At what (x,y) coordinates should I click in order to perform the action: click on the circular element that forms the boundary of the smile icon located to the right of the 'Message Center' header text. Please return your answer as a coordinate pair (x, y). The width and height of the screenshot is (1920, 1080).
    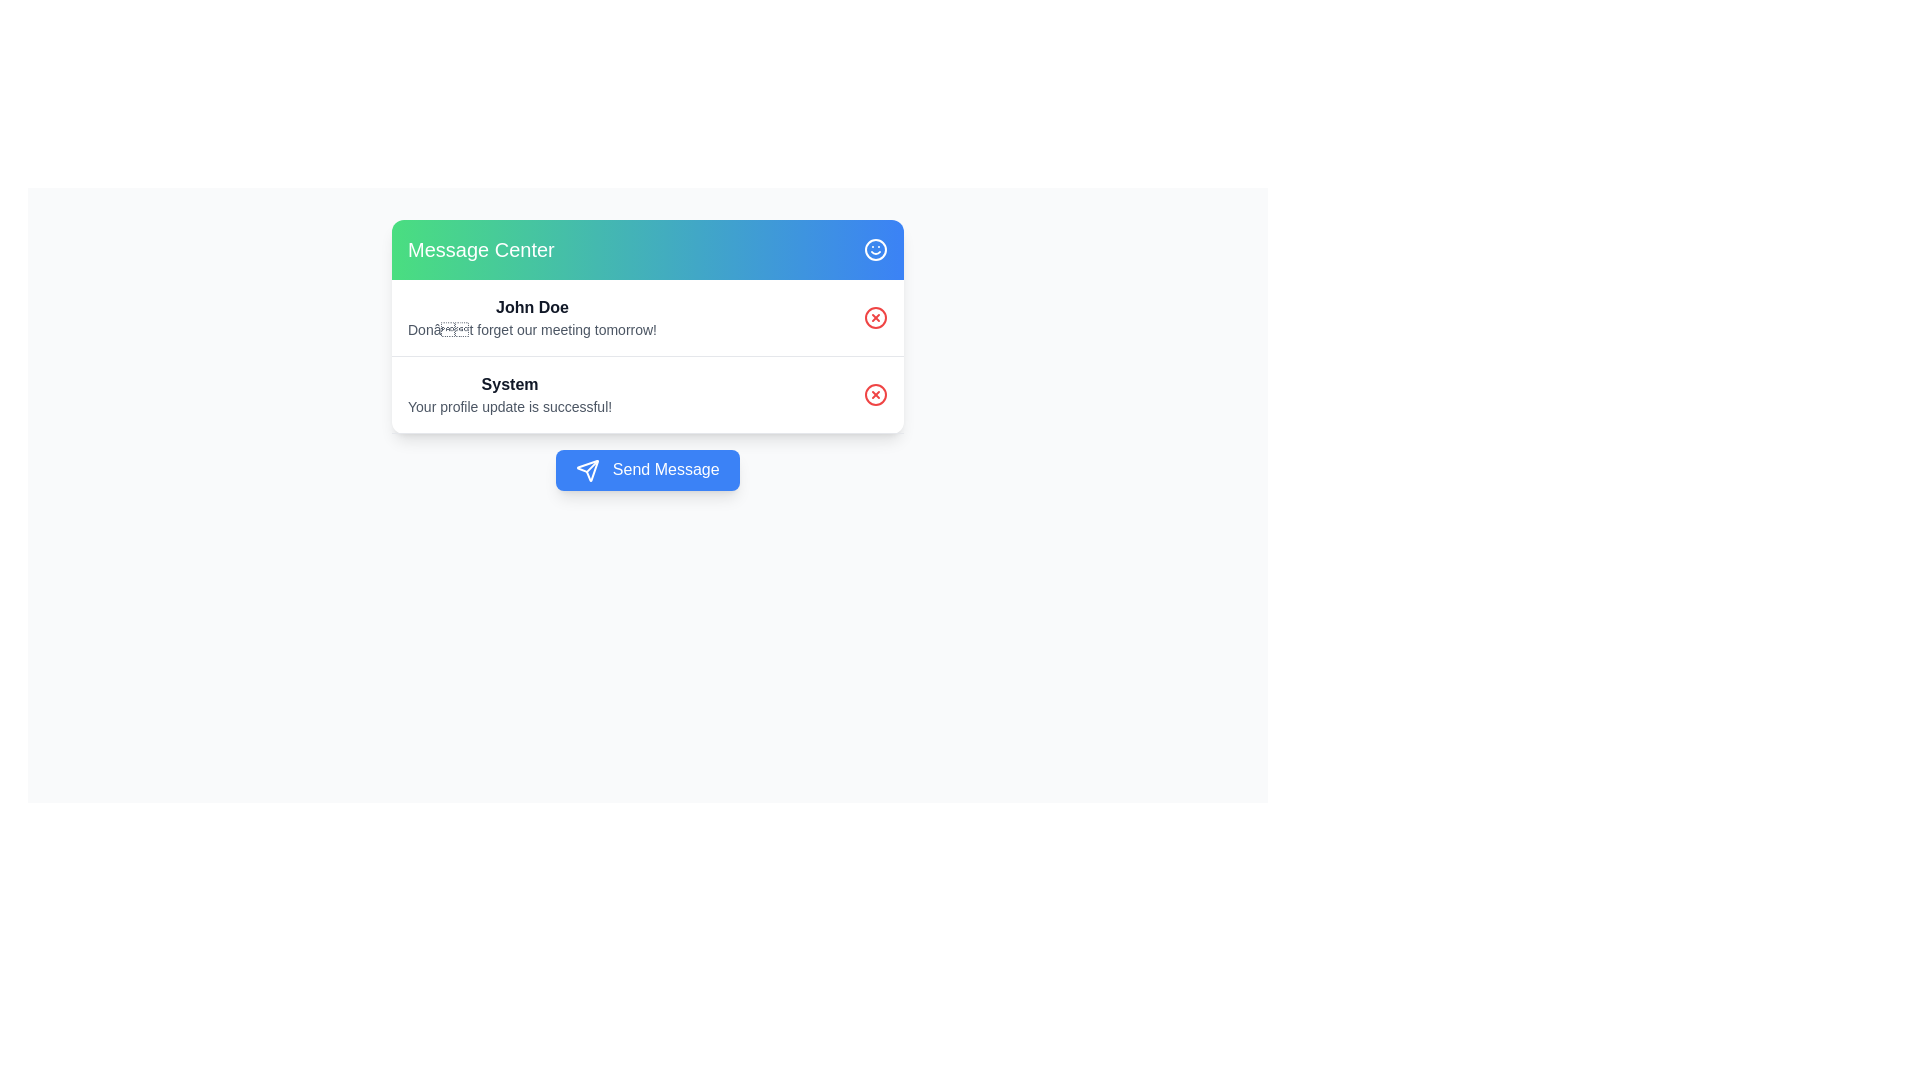
    Looking at the image, I should click on (875, 249).